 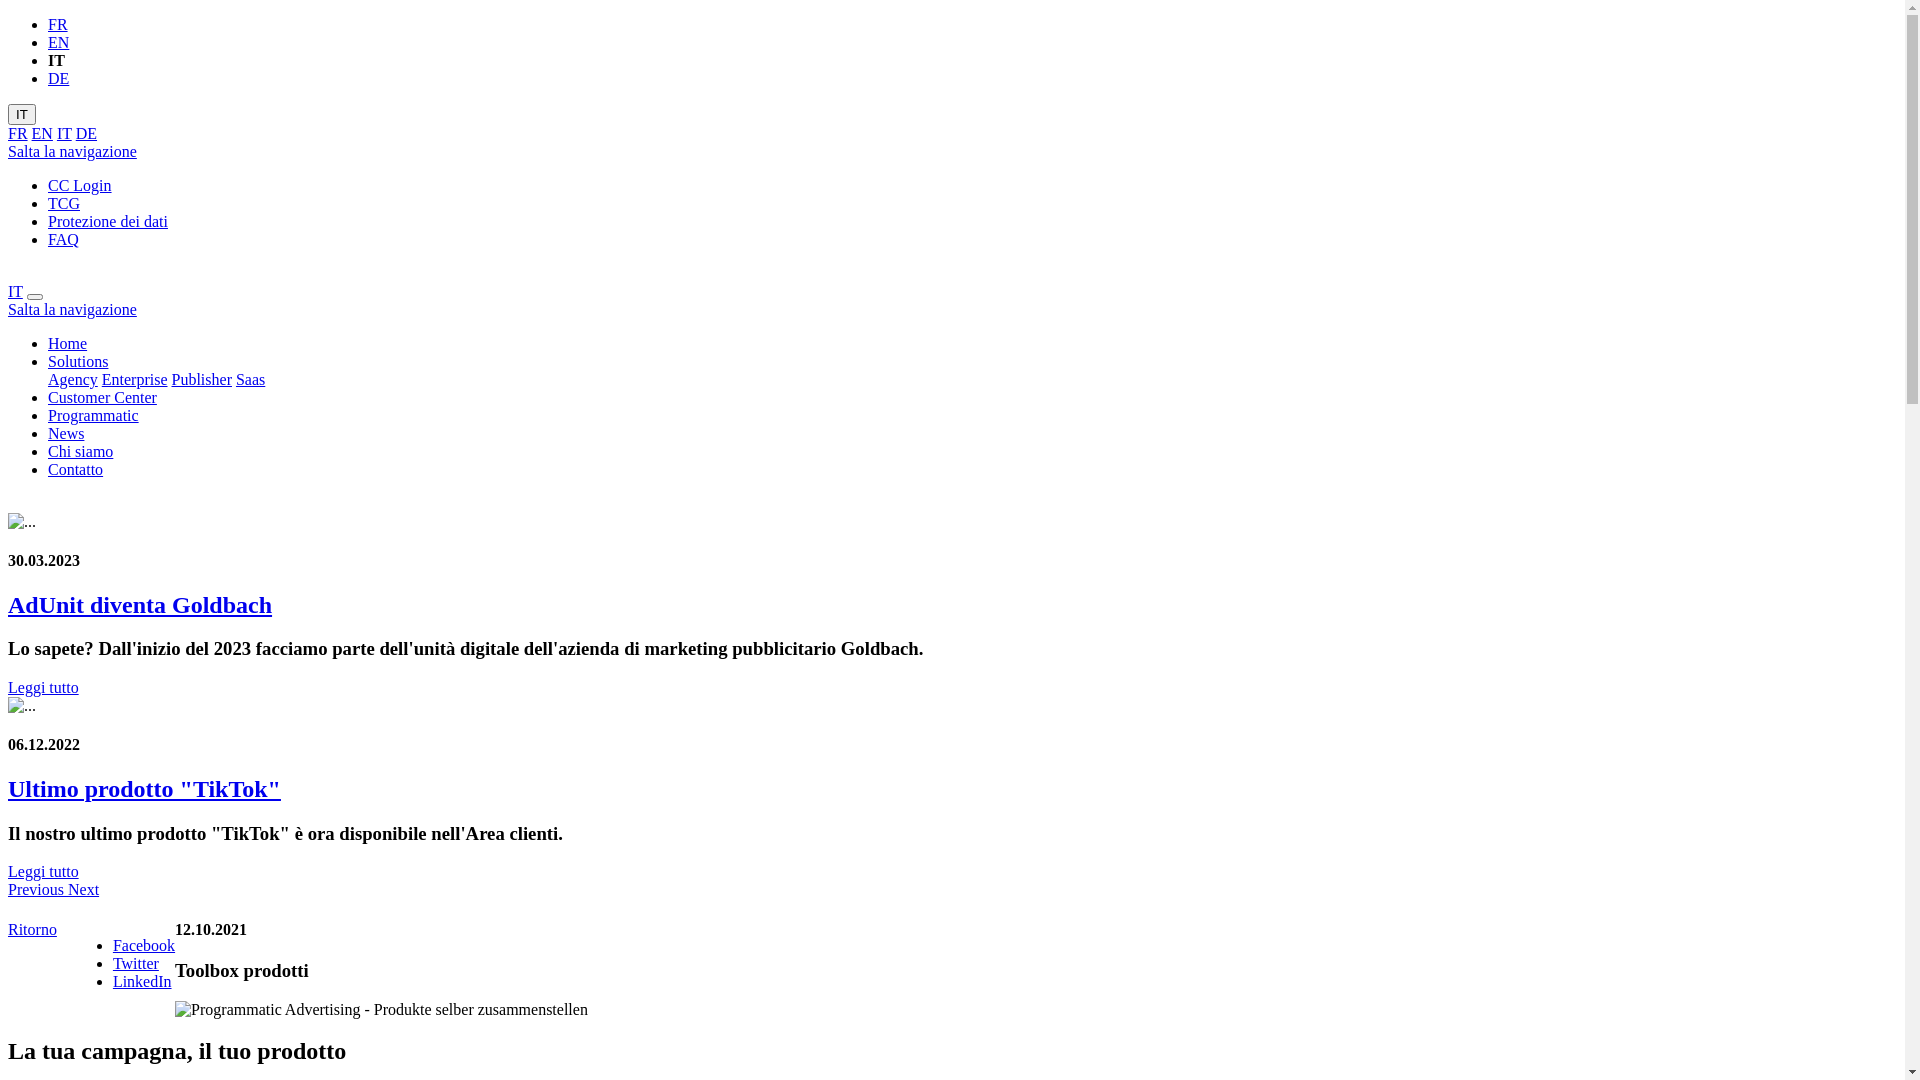 I want to click on 'Customer Center', so click(x=101, y=397).